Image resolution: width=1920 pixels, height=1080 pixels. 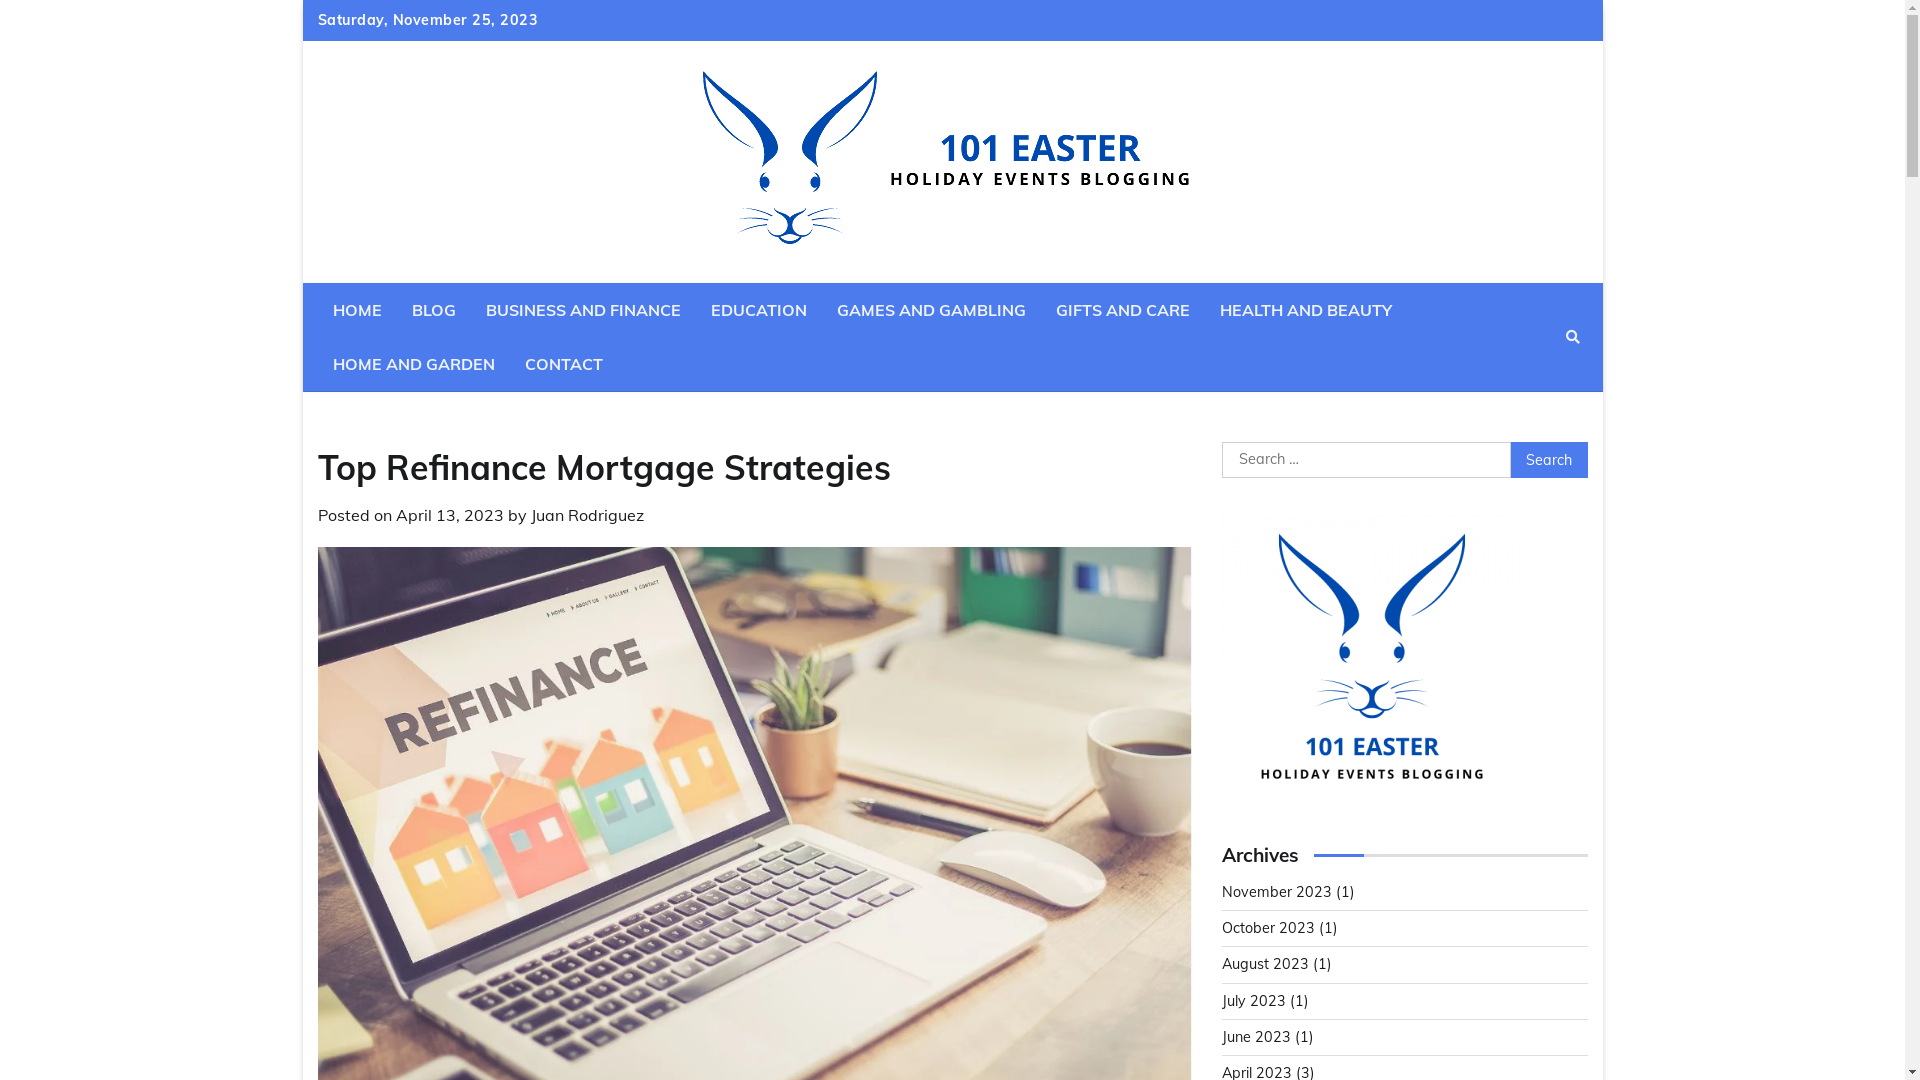 What do you see at coordinates (1267, 928) in the screenshot?
I see `'October 2023'` at bounding box center [1267, 928].